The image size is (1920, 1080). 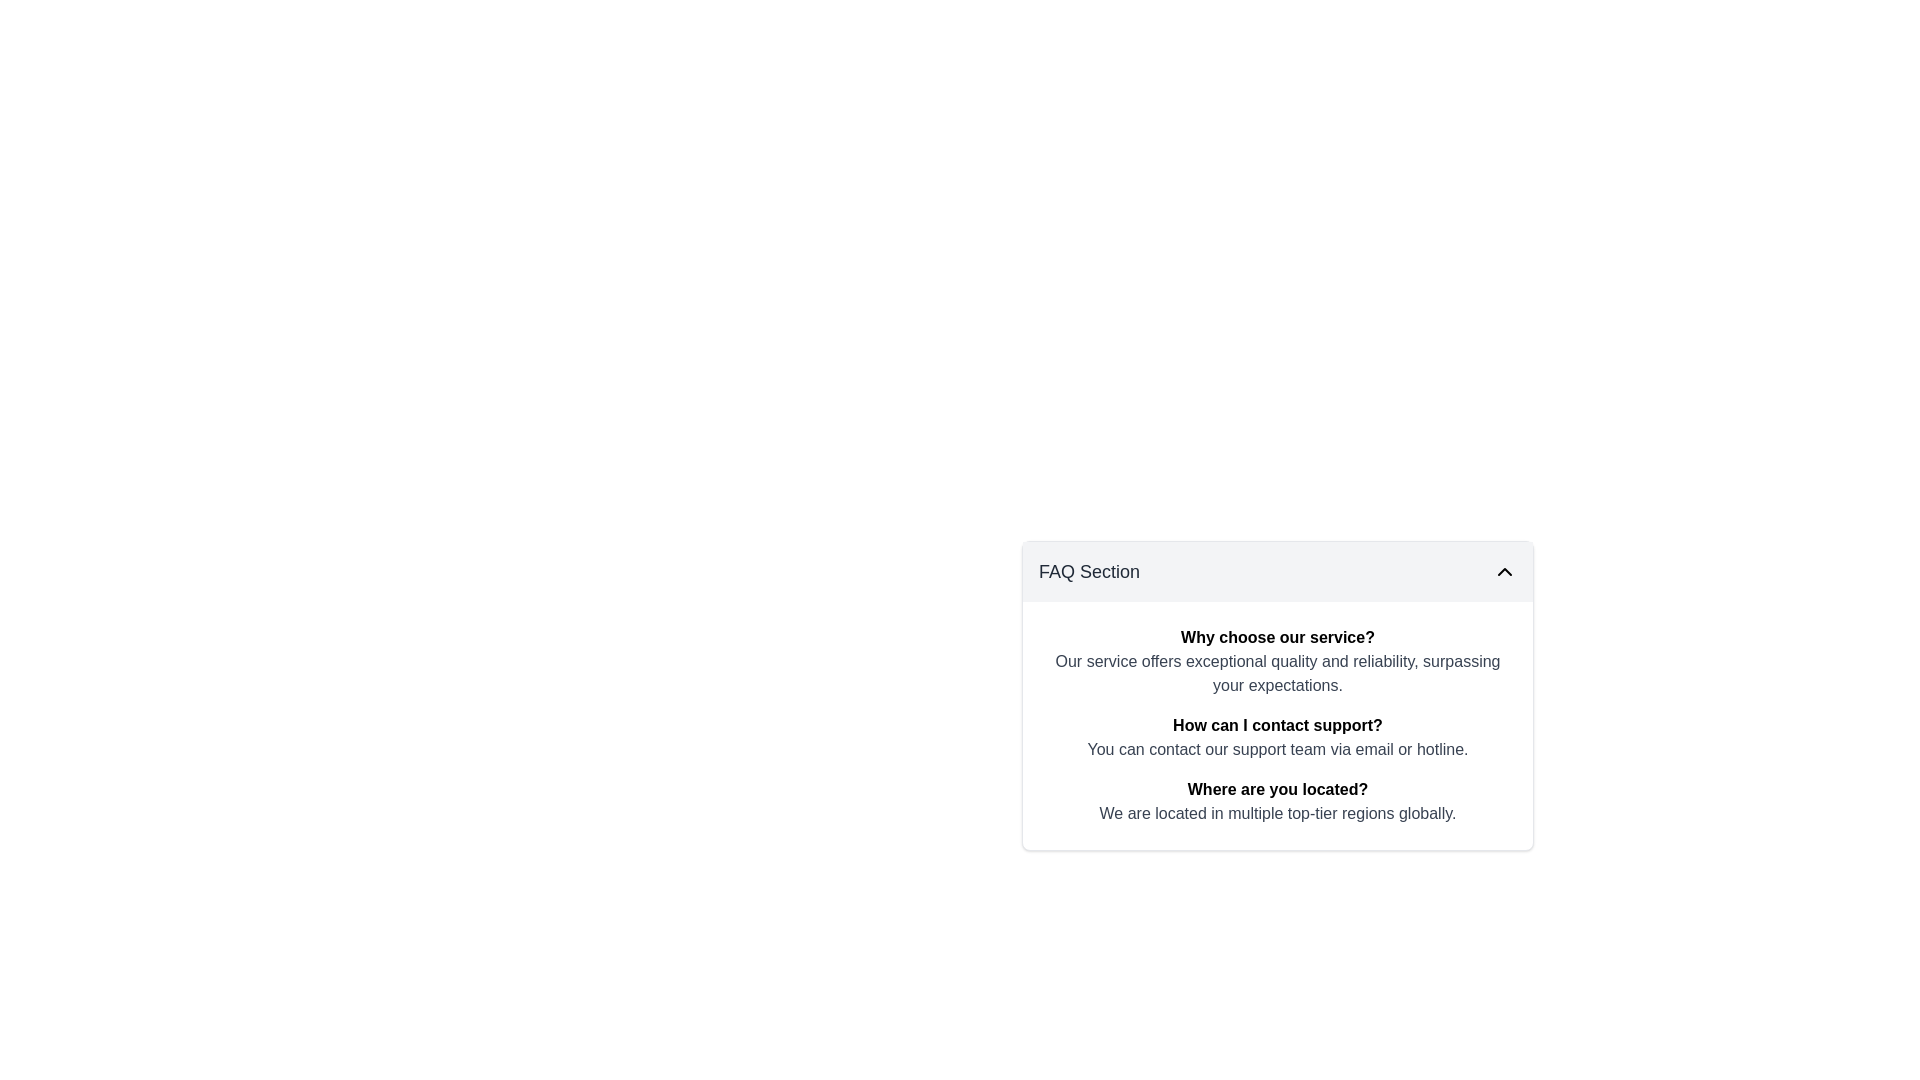 I want to click on the non-interactive textual element that reads 'You can contact our support team via email or hotline.' located in the FAQ section beneath the question 'How can I contact support?', so click(x=1276, y=749).